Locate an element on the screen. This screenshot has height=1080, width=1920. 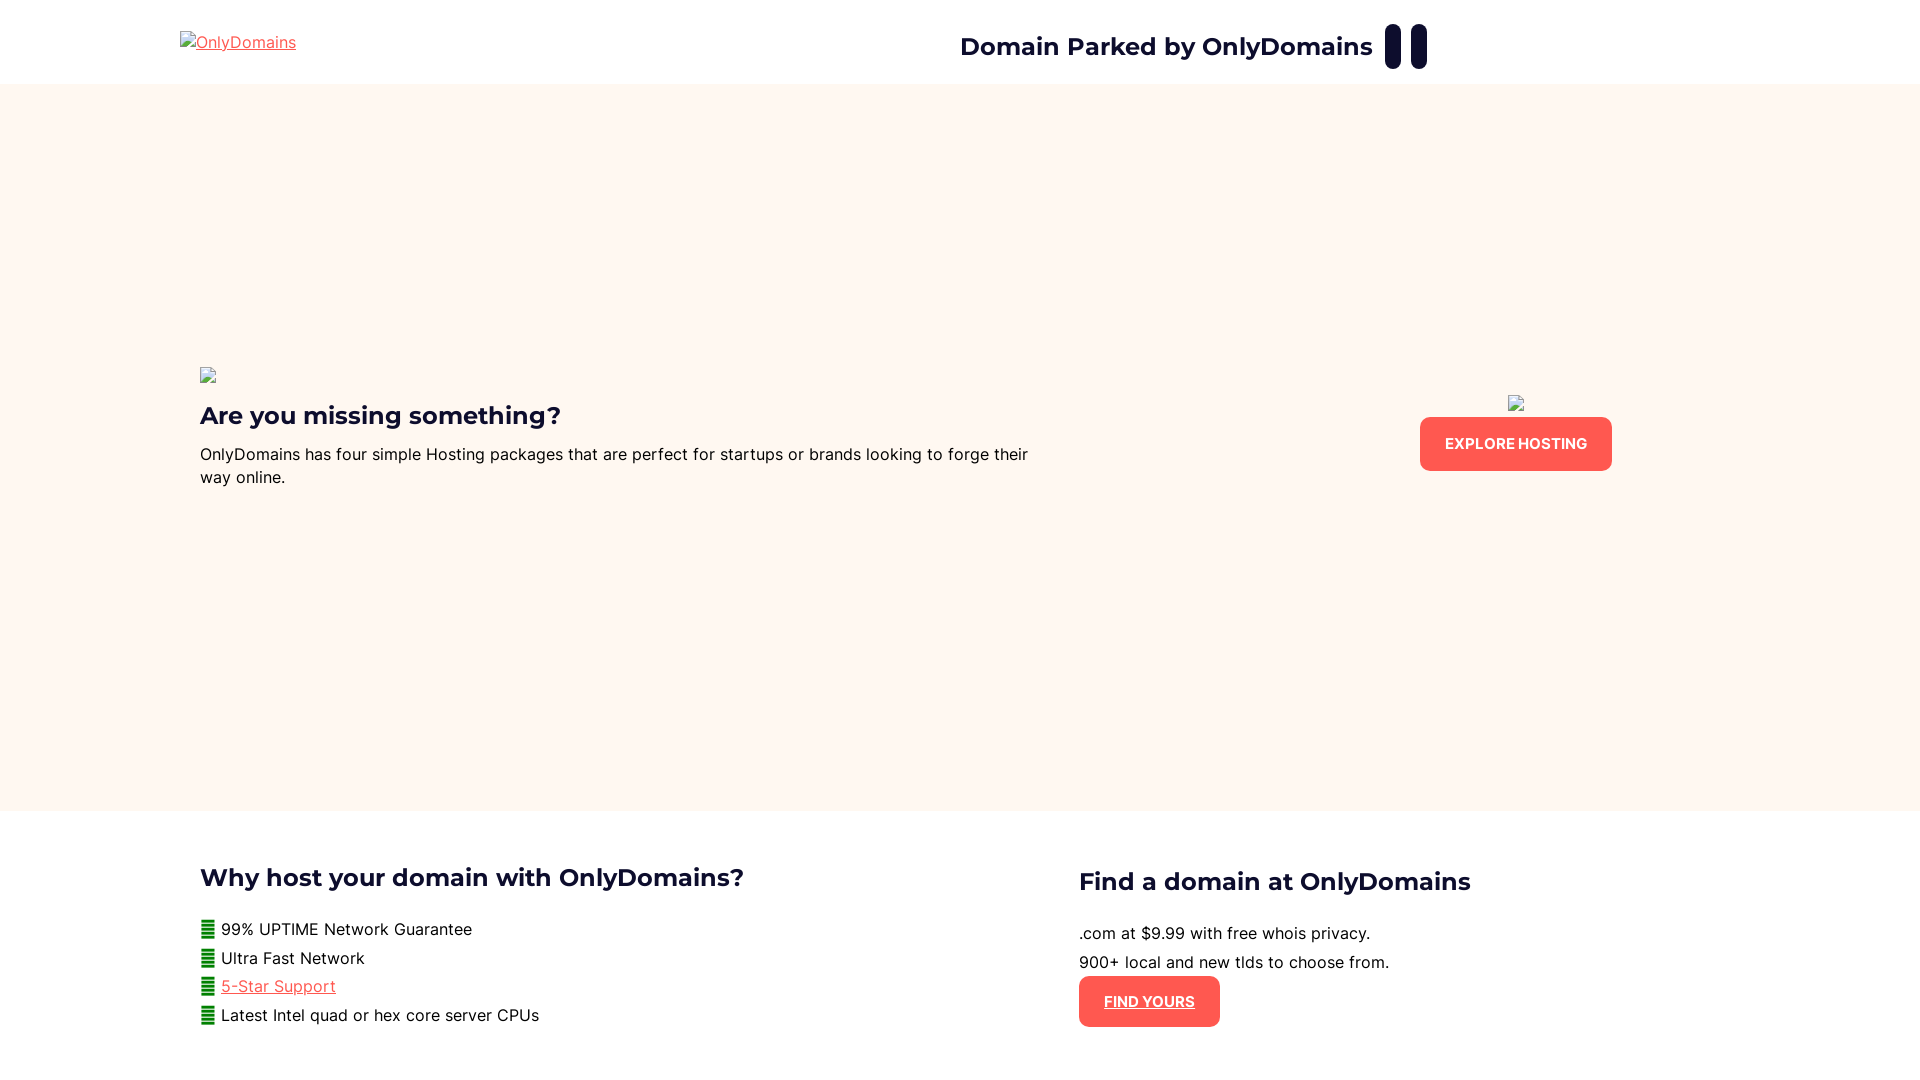
'OnlyDomains Facebook' is located at coordinates (1391, 45).